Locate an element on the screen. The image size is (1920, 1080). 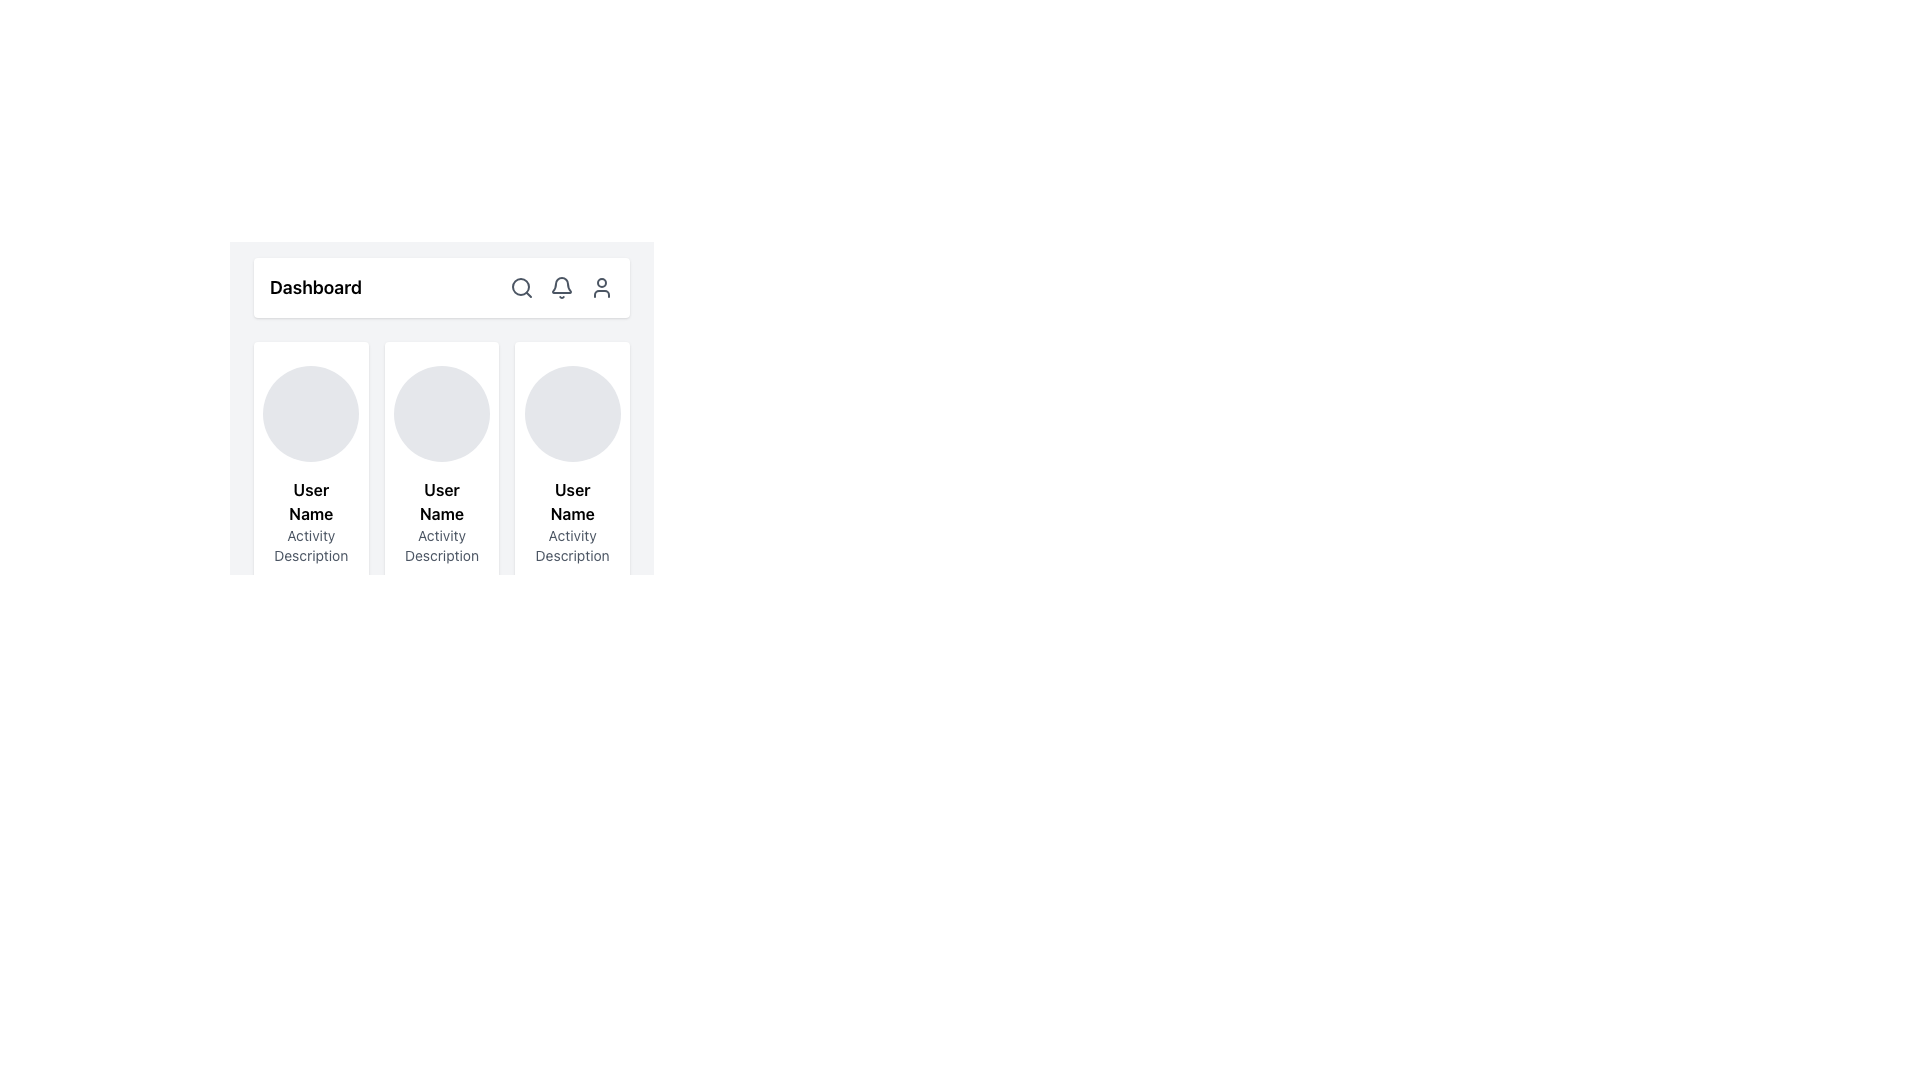
the bell icon in the top-right corner of the toolbar is located at coordinates (560, 285).